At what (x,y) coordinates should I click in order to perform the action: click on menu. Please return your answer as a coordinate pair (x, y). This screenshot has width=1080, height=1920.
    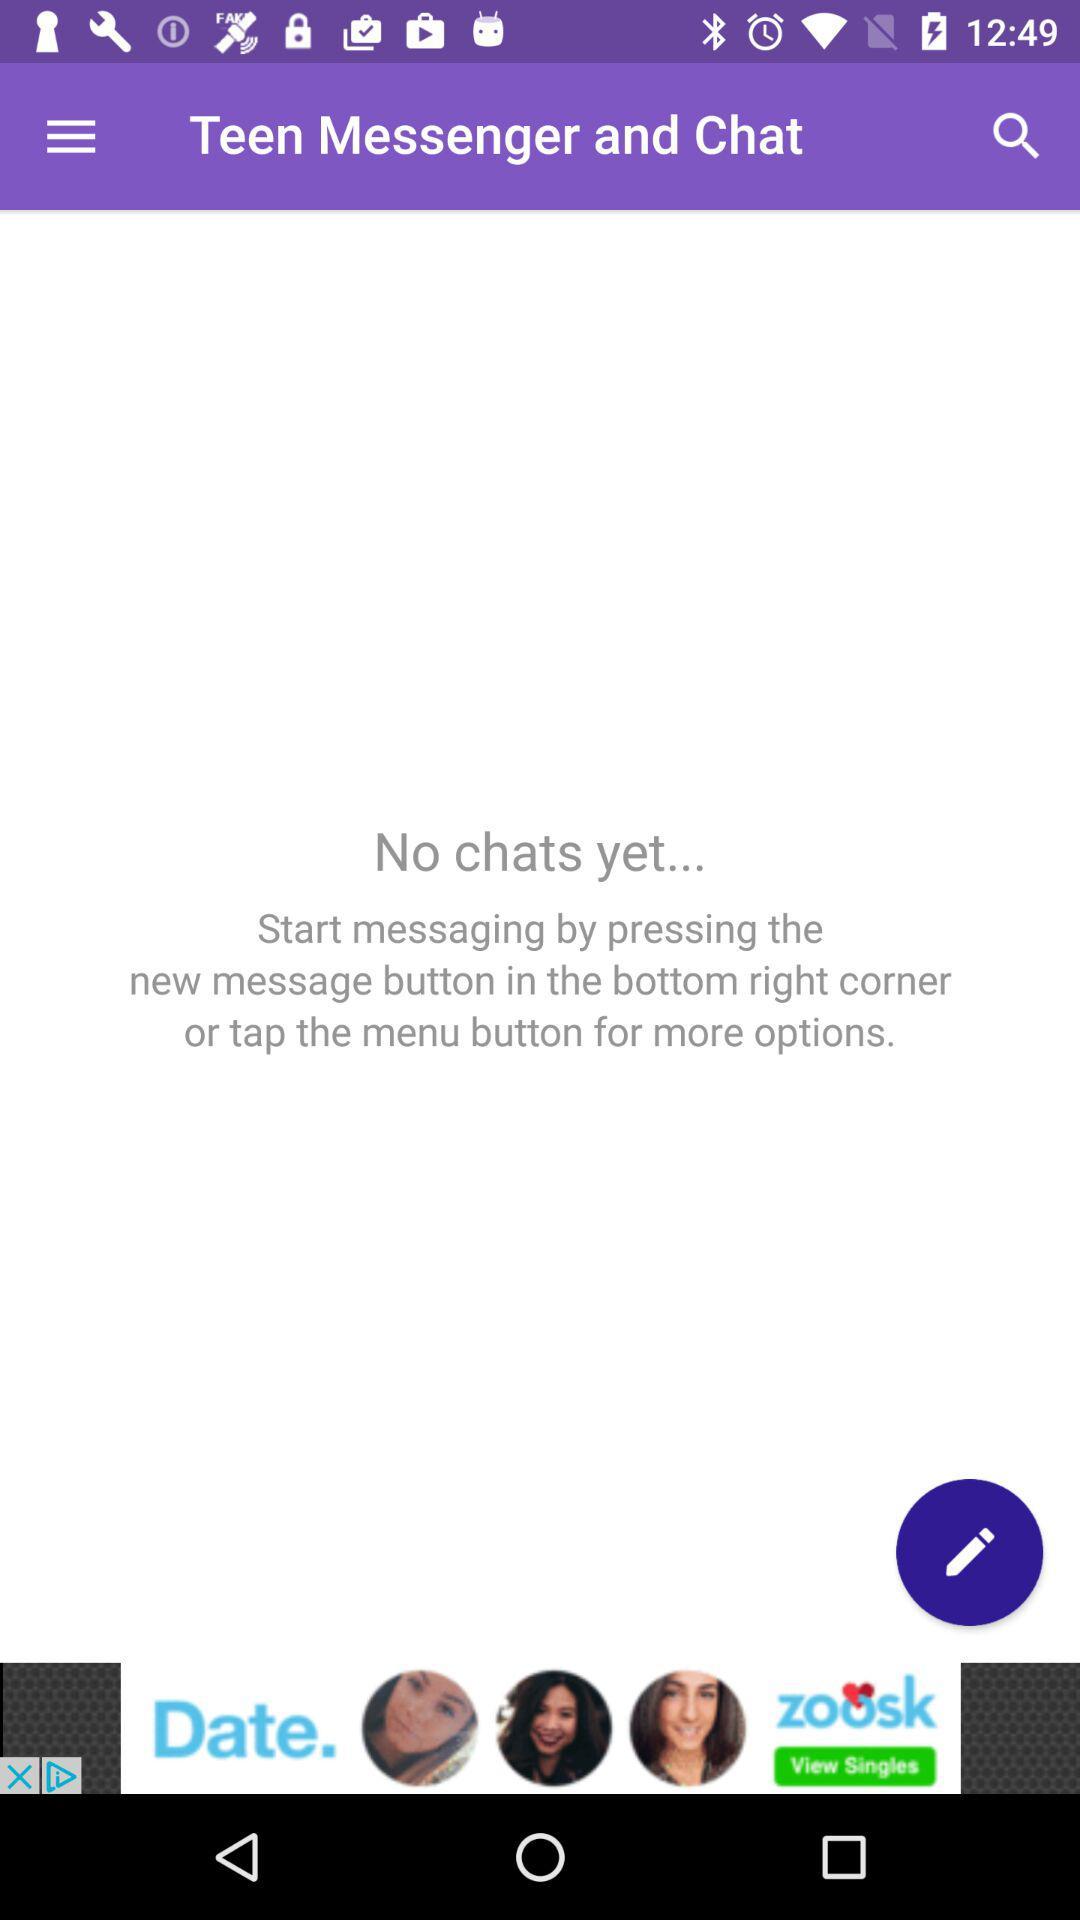
    Looking at the image, I should click on (69, 135).